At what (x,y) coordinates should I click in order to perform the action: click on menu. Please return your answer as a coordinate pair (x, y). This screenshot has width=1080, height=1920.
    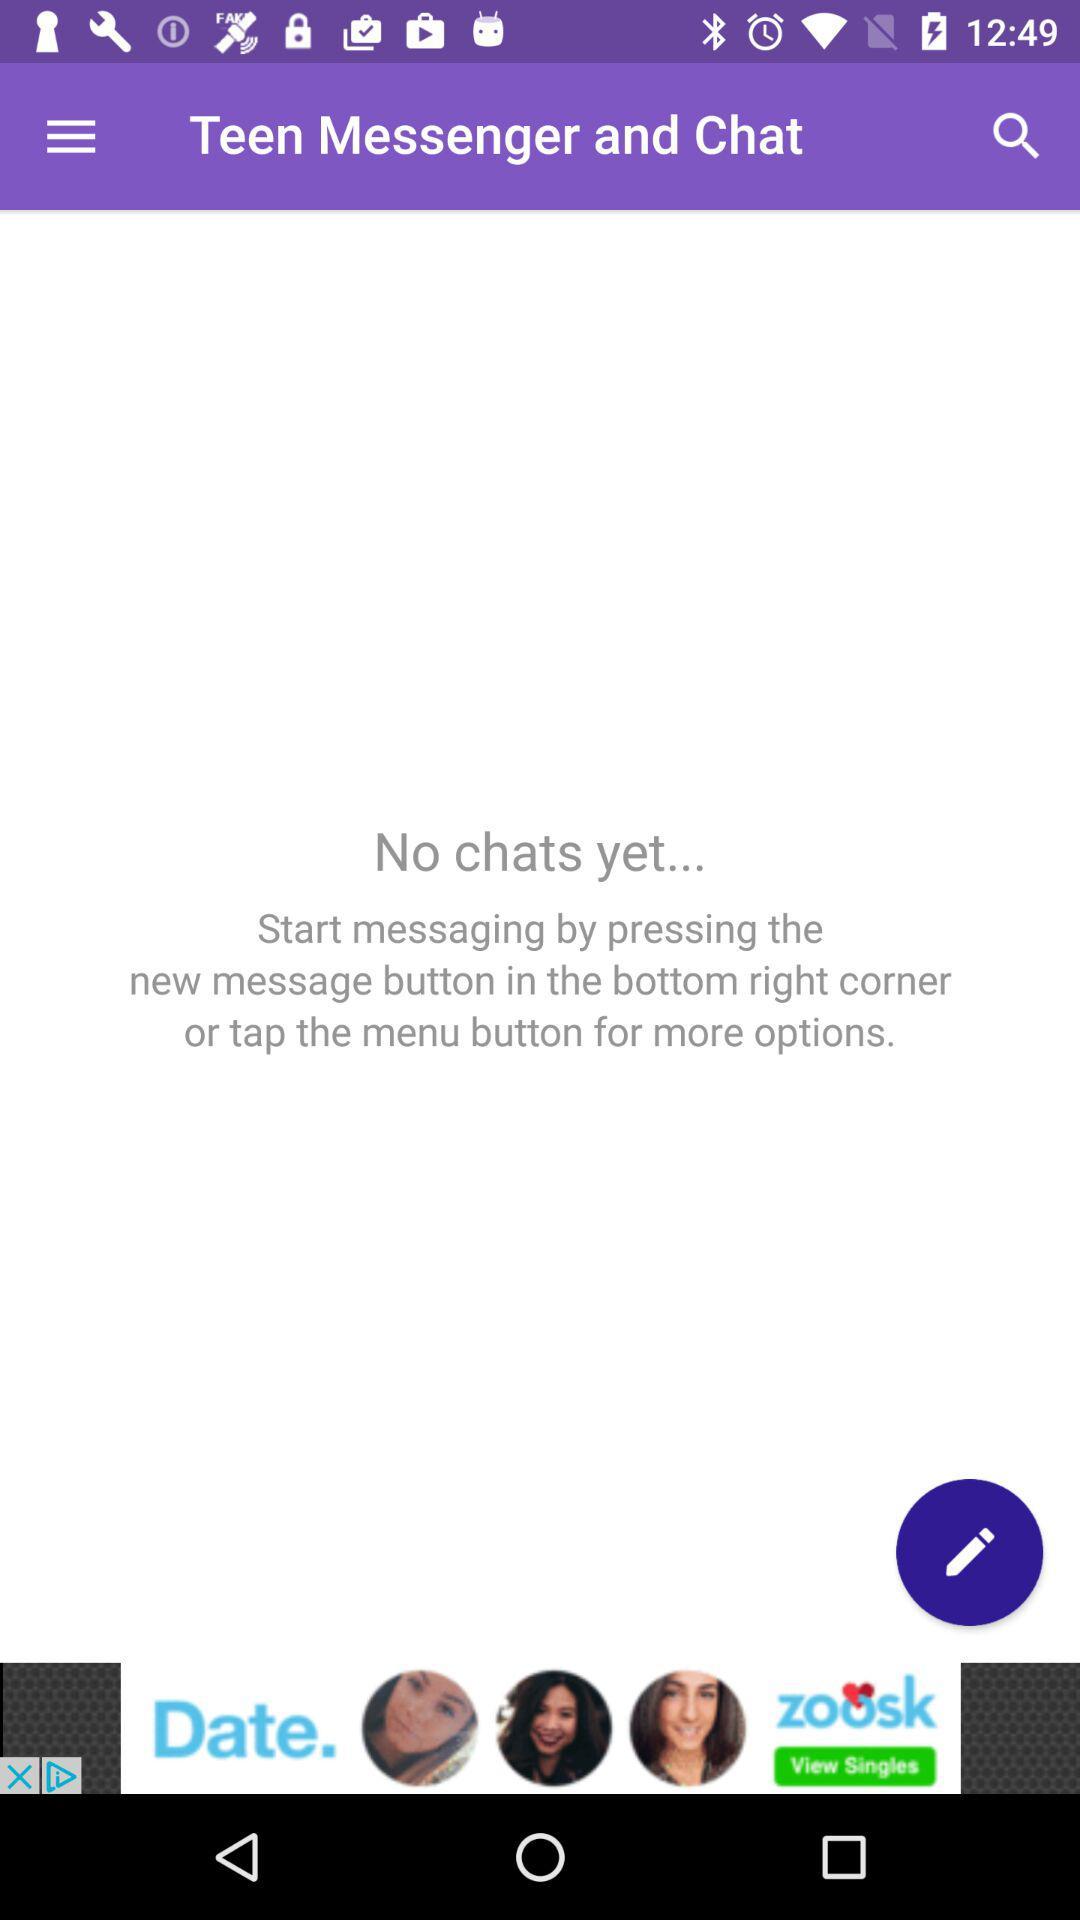
    Looking at the image, I should click on (69, 135).